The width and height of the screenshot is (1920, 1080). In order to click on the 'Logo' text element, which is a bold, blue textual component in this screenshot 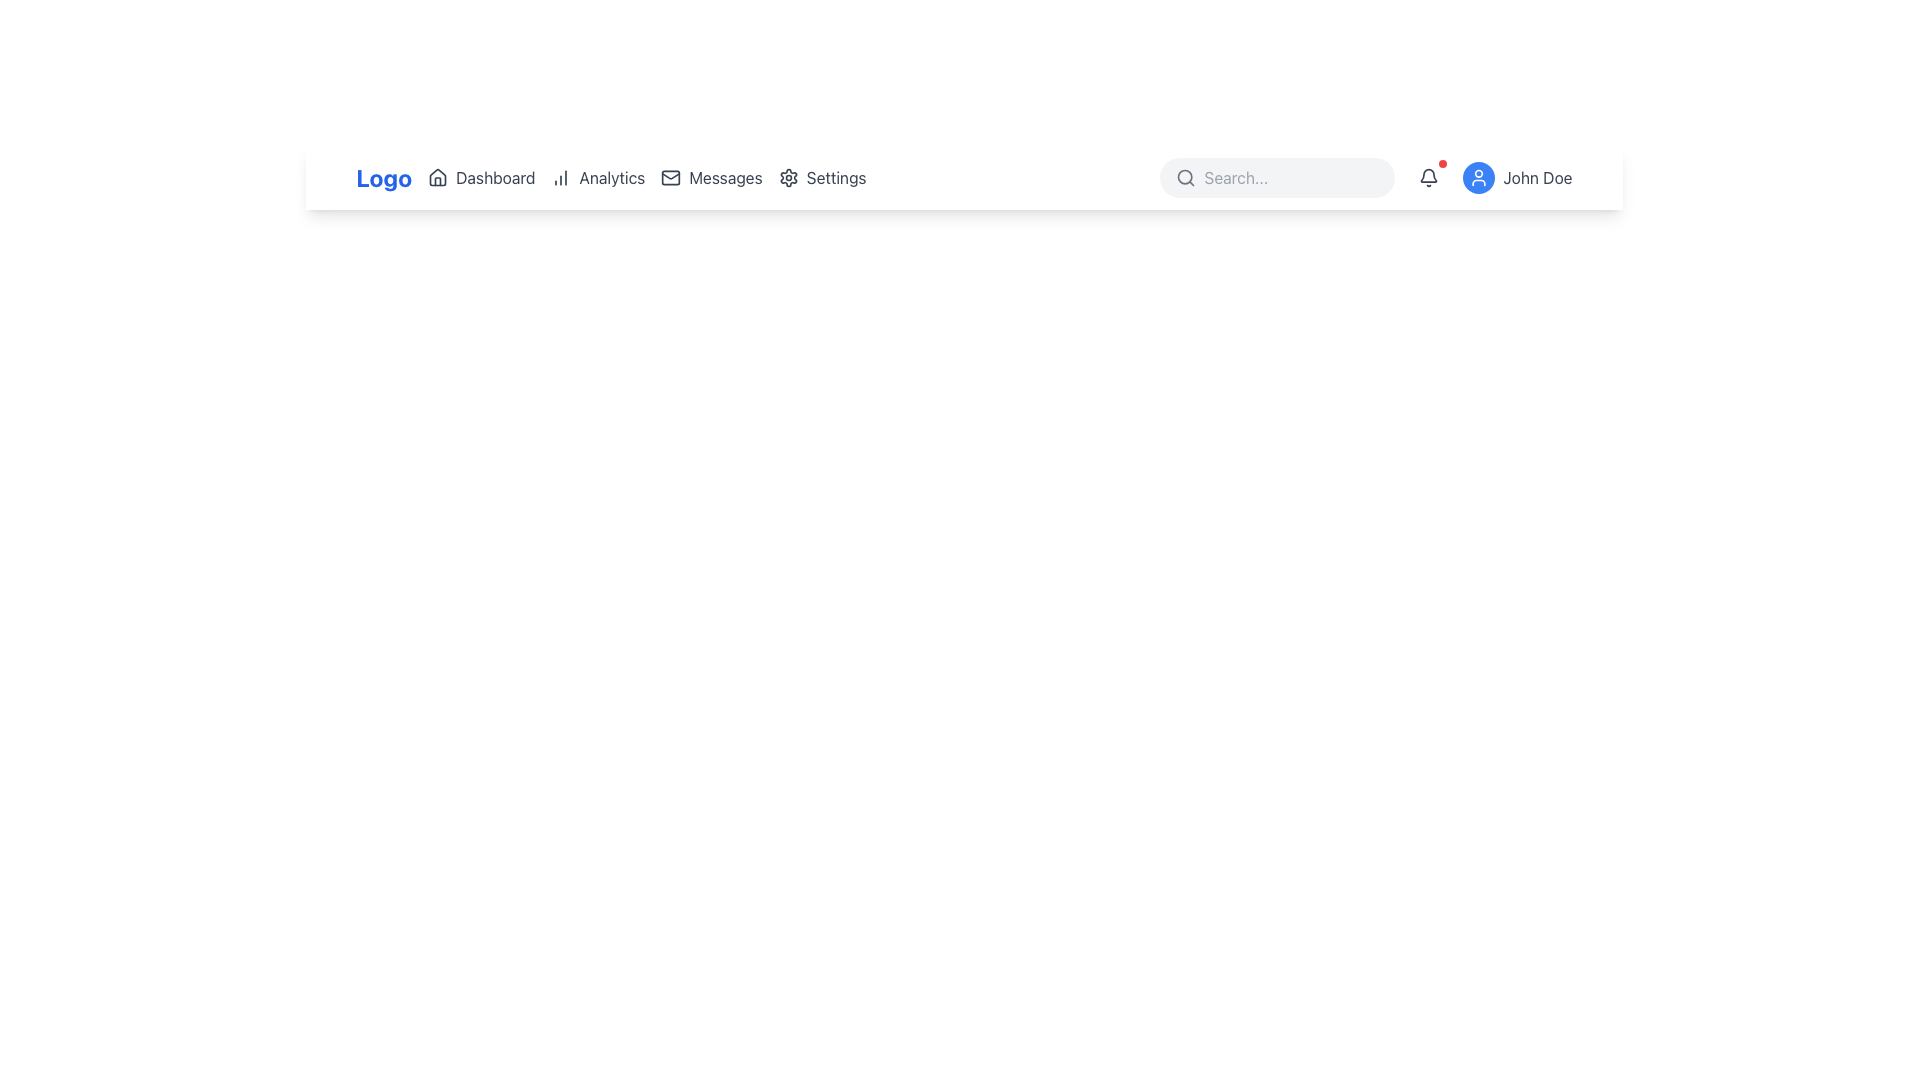, I will do `click(384, 176)`.